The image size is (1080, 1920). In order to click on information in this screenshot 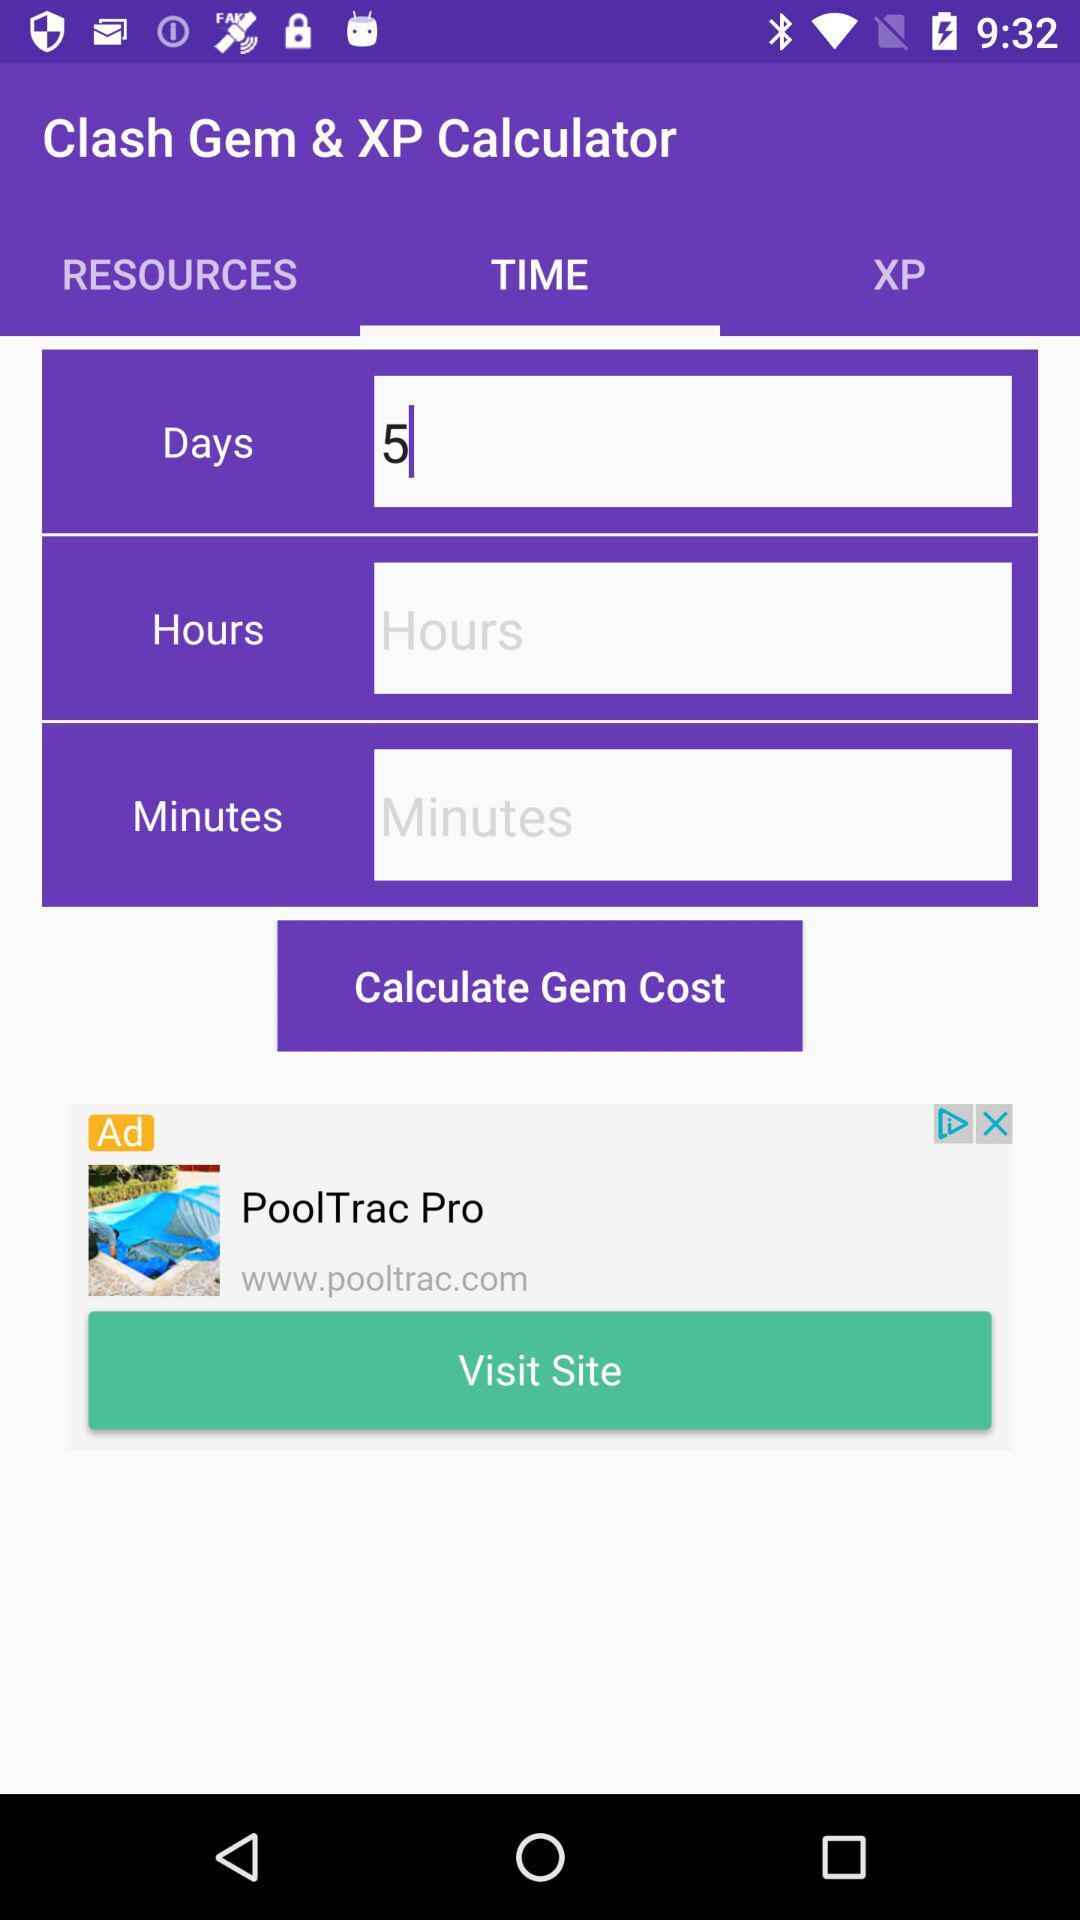, I will do `click(692, 814)`.